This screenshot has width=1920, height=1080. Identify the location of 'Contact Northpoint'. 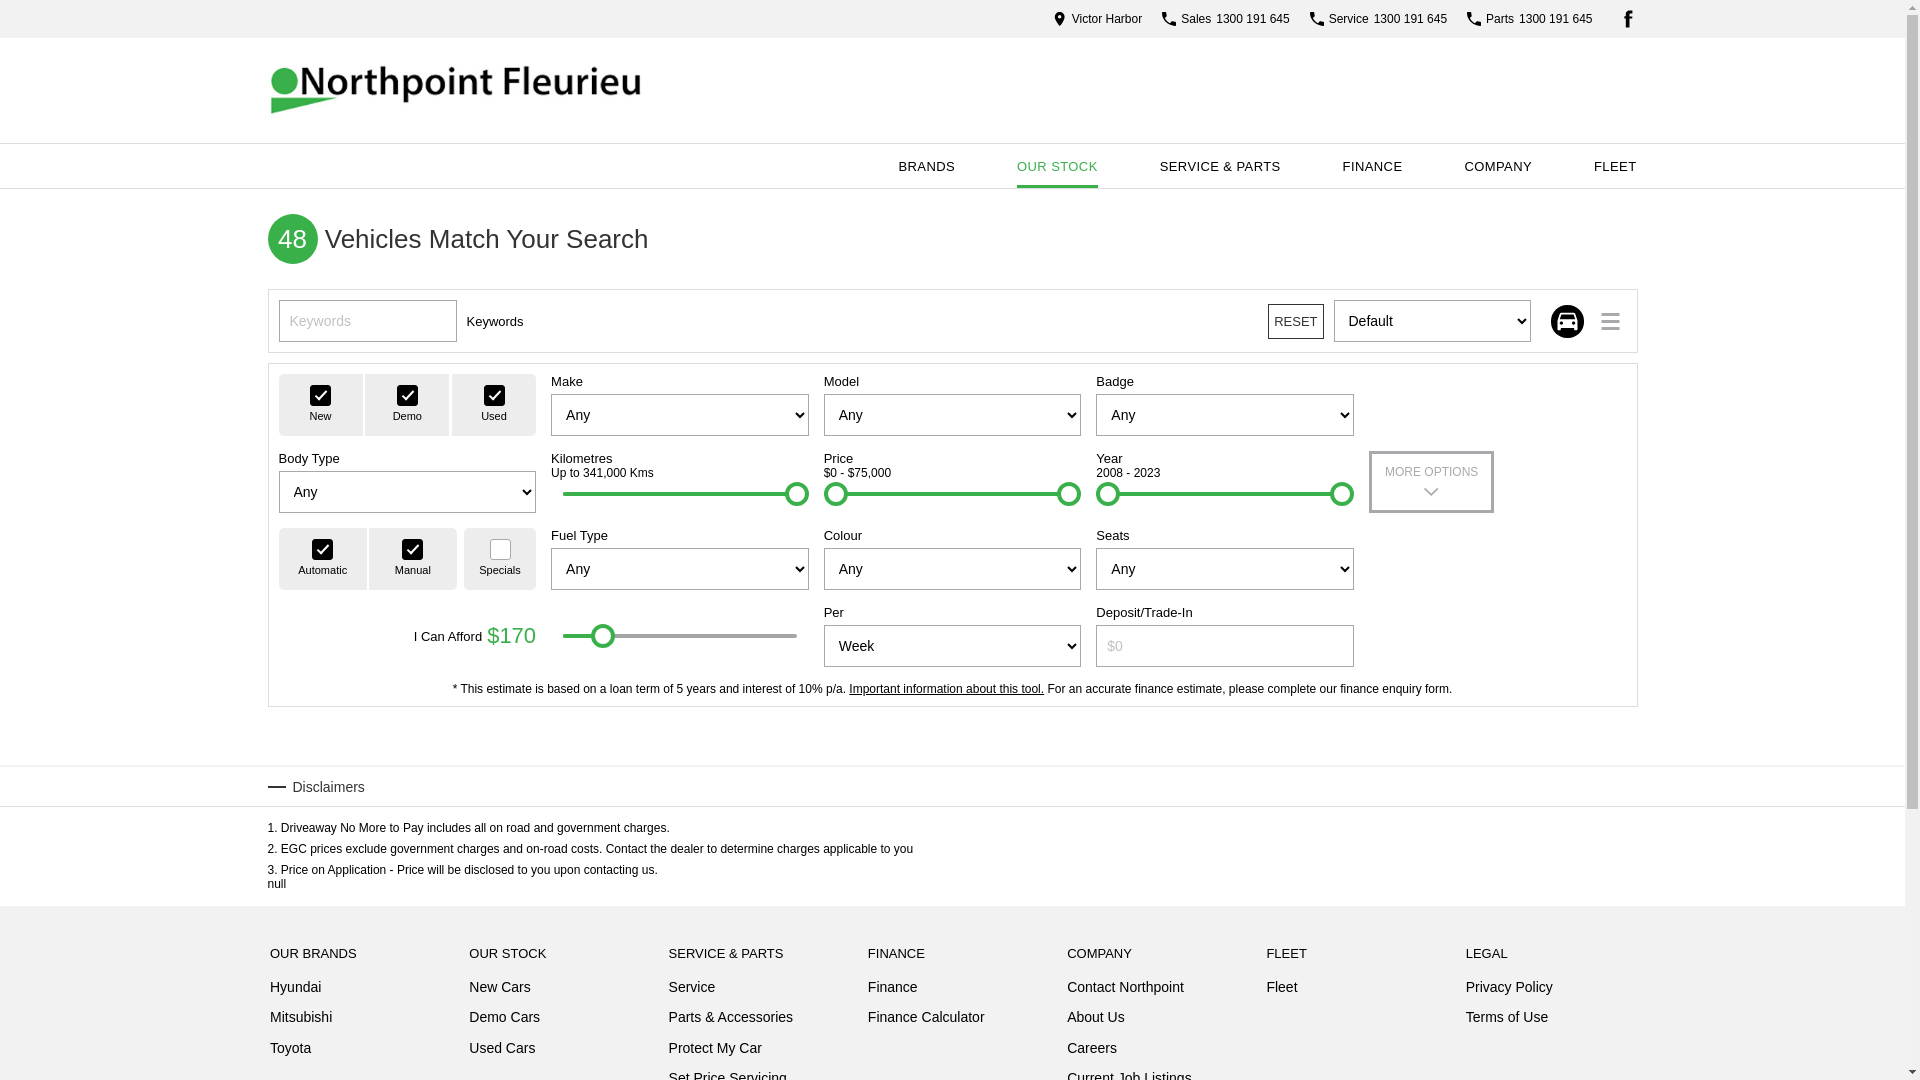
(1125, 991).